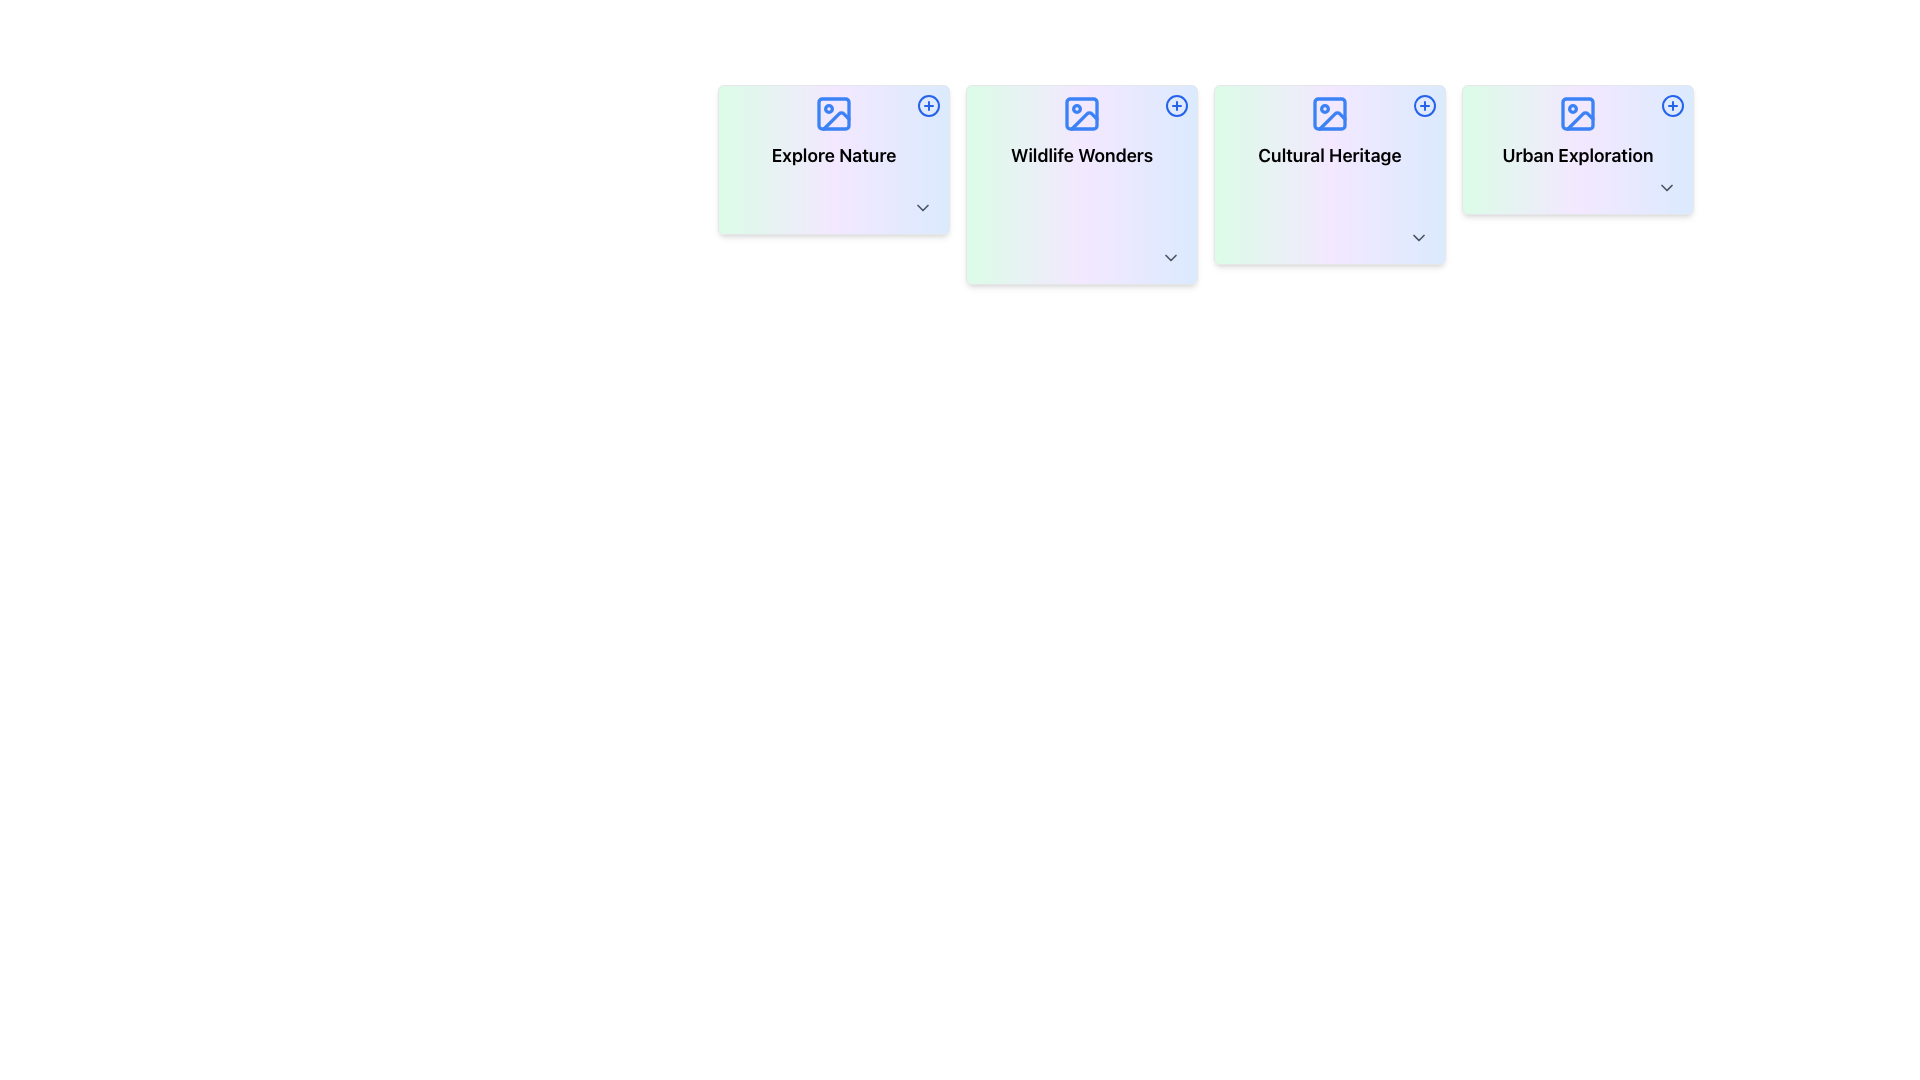  What do you see at coordinates (1176, 105) in the screenshot?
I see `the circular outline icon located in the top-right corner of the 'Wildlife Wonders' card` at bounding box center [1176, 105].